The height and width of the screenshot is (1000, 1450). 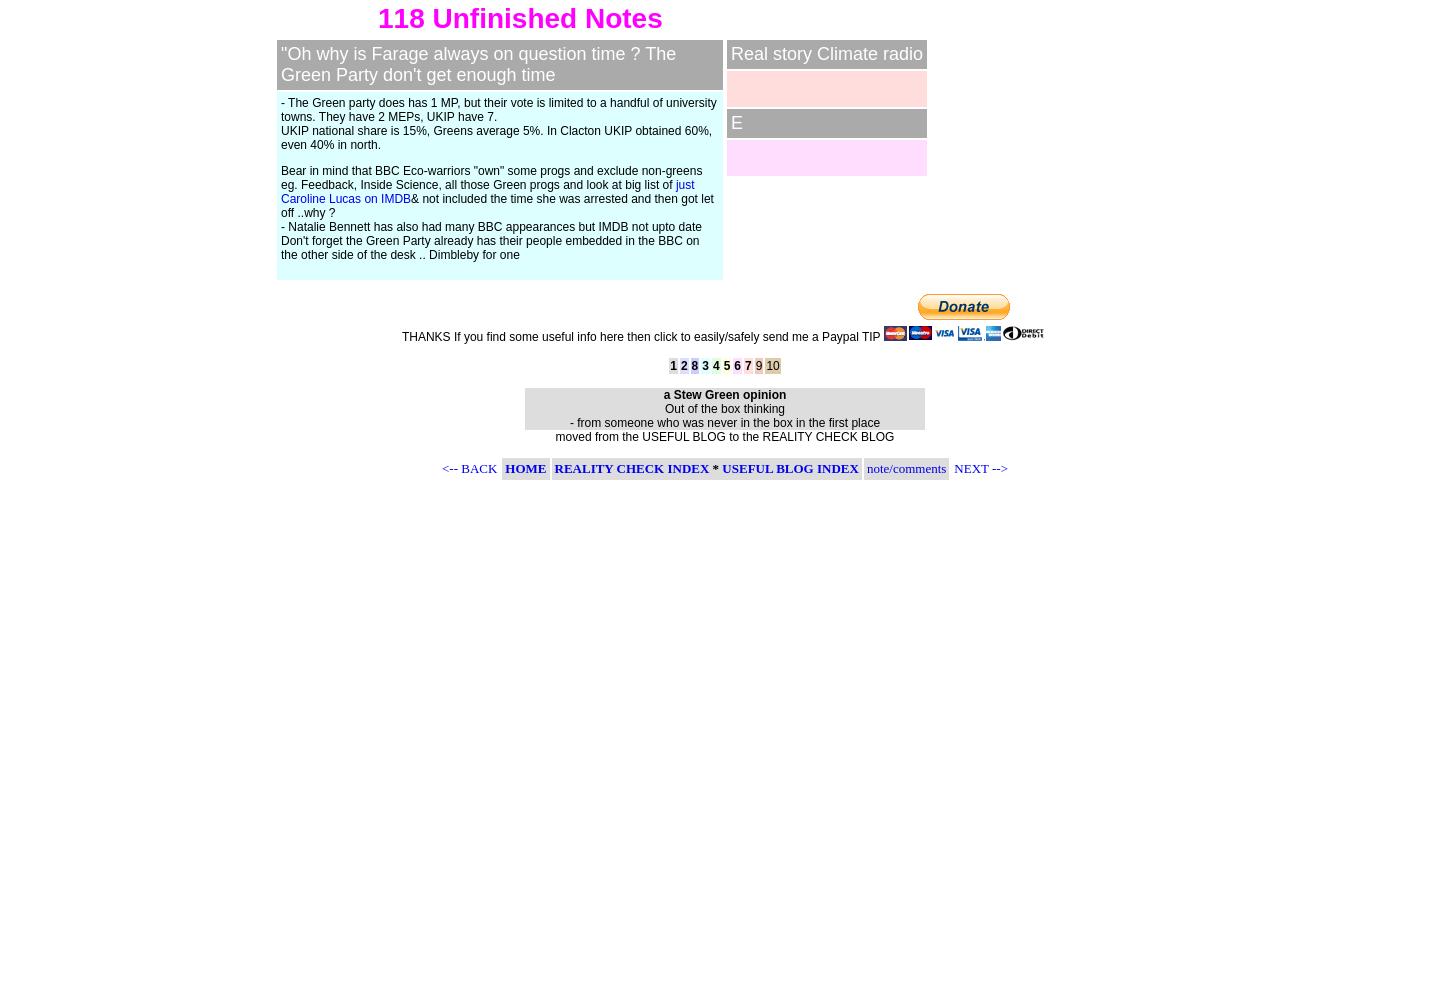 I want to click on '4', so click(x=714, y=365).